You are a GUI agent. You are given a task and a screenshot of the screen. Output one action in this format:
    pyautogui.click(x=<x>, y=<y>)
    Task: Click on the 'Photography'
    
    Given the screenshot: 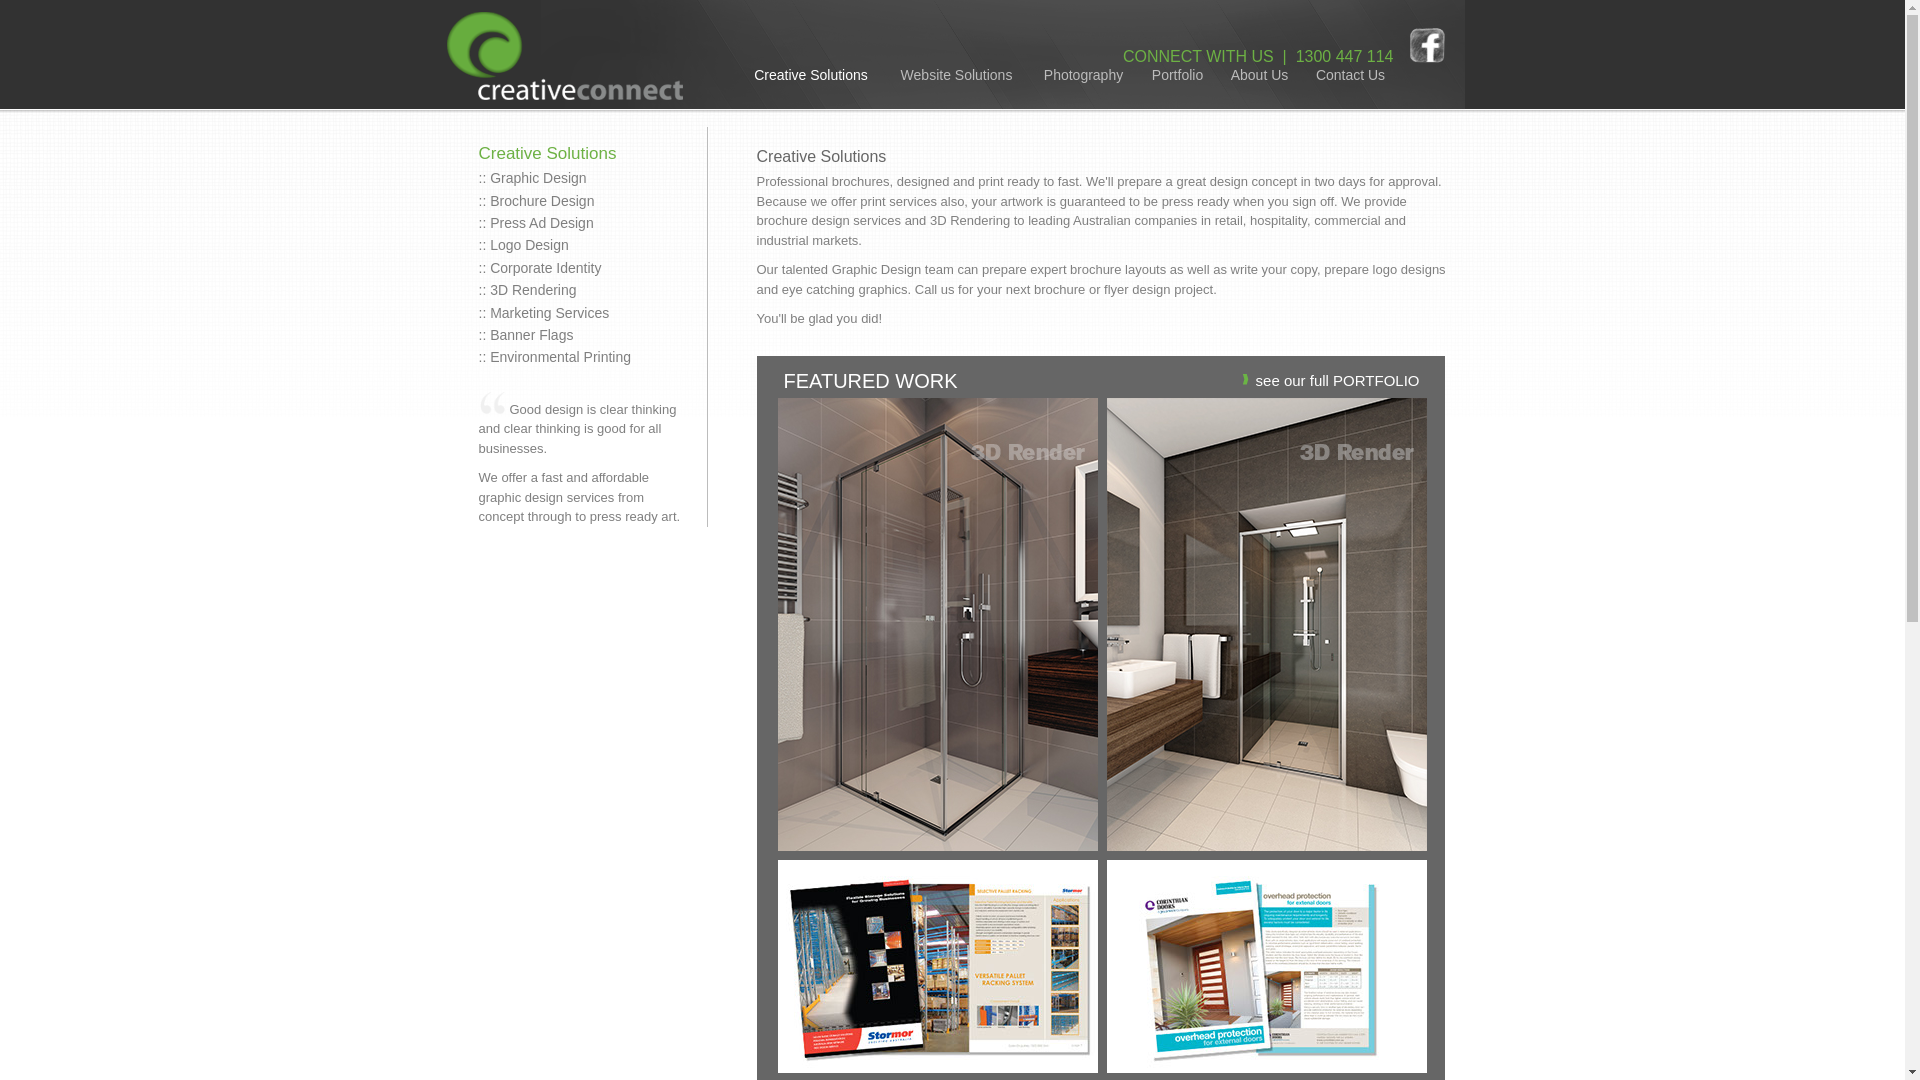 What is the action you would take?
    pyautogui.click(x=1082, y=75)
    